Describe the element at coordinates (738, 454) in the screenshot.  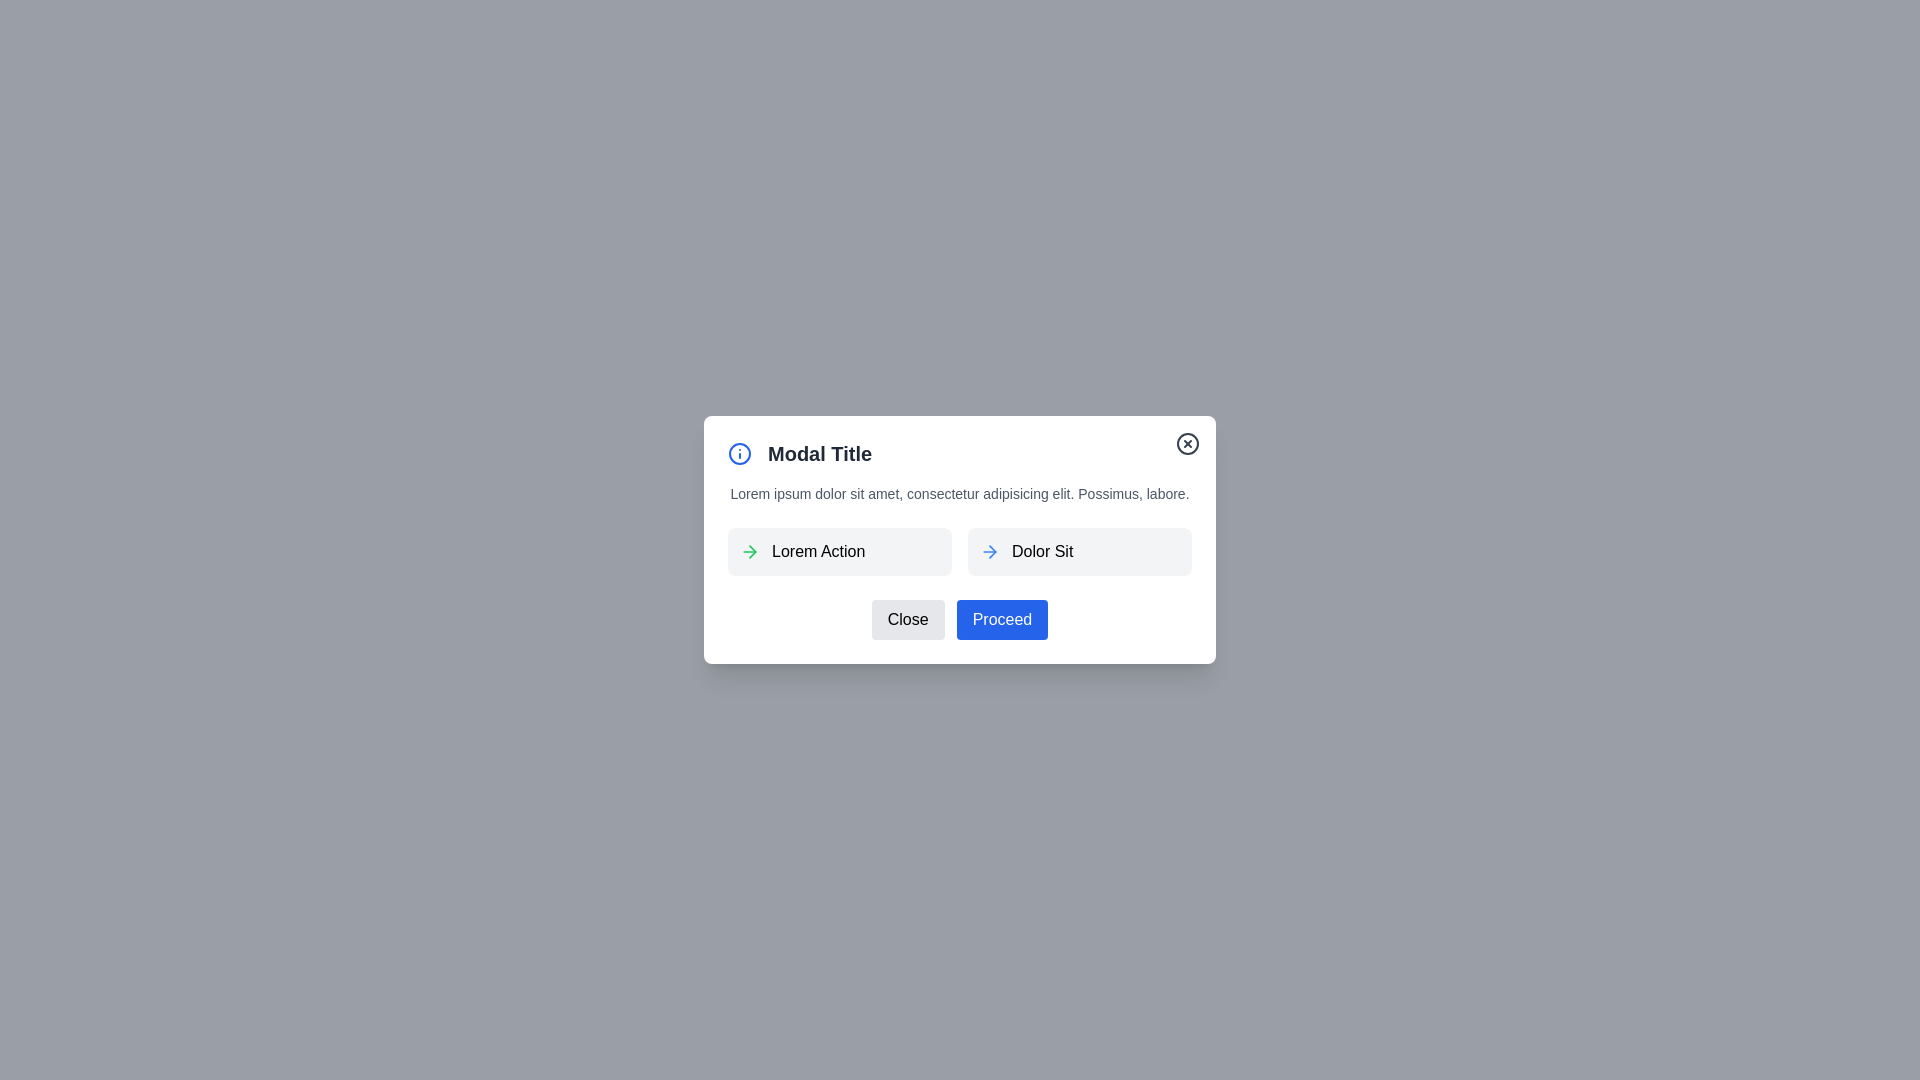
I see `the circular base of the information icon, which has a blue outline and is filled with white, located to the left of the modal window header titled 'Modal Title'` at that location.